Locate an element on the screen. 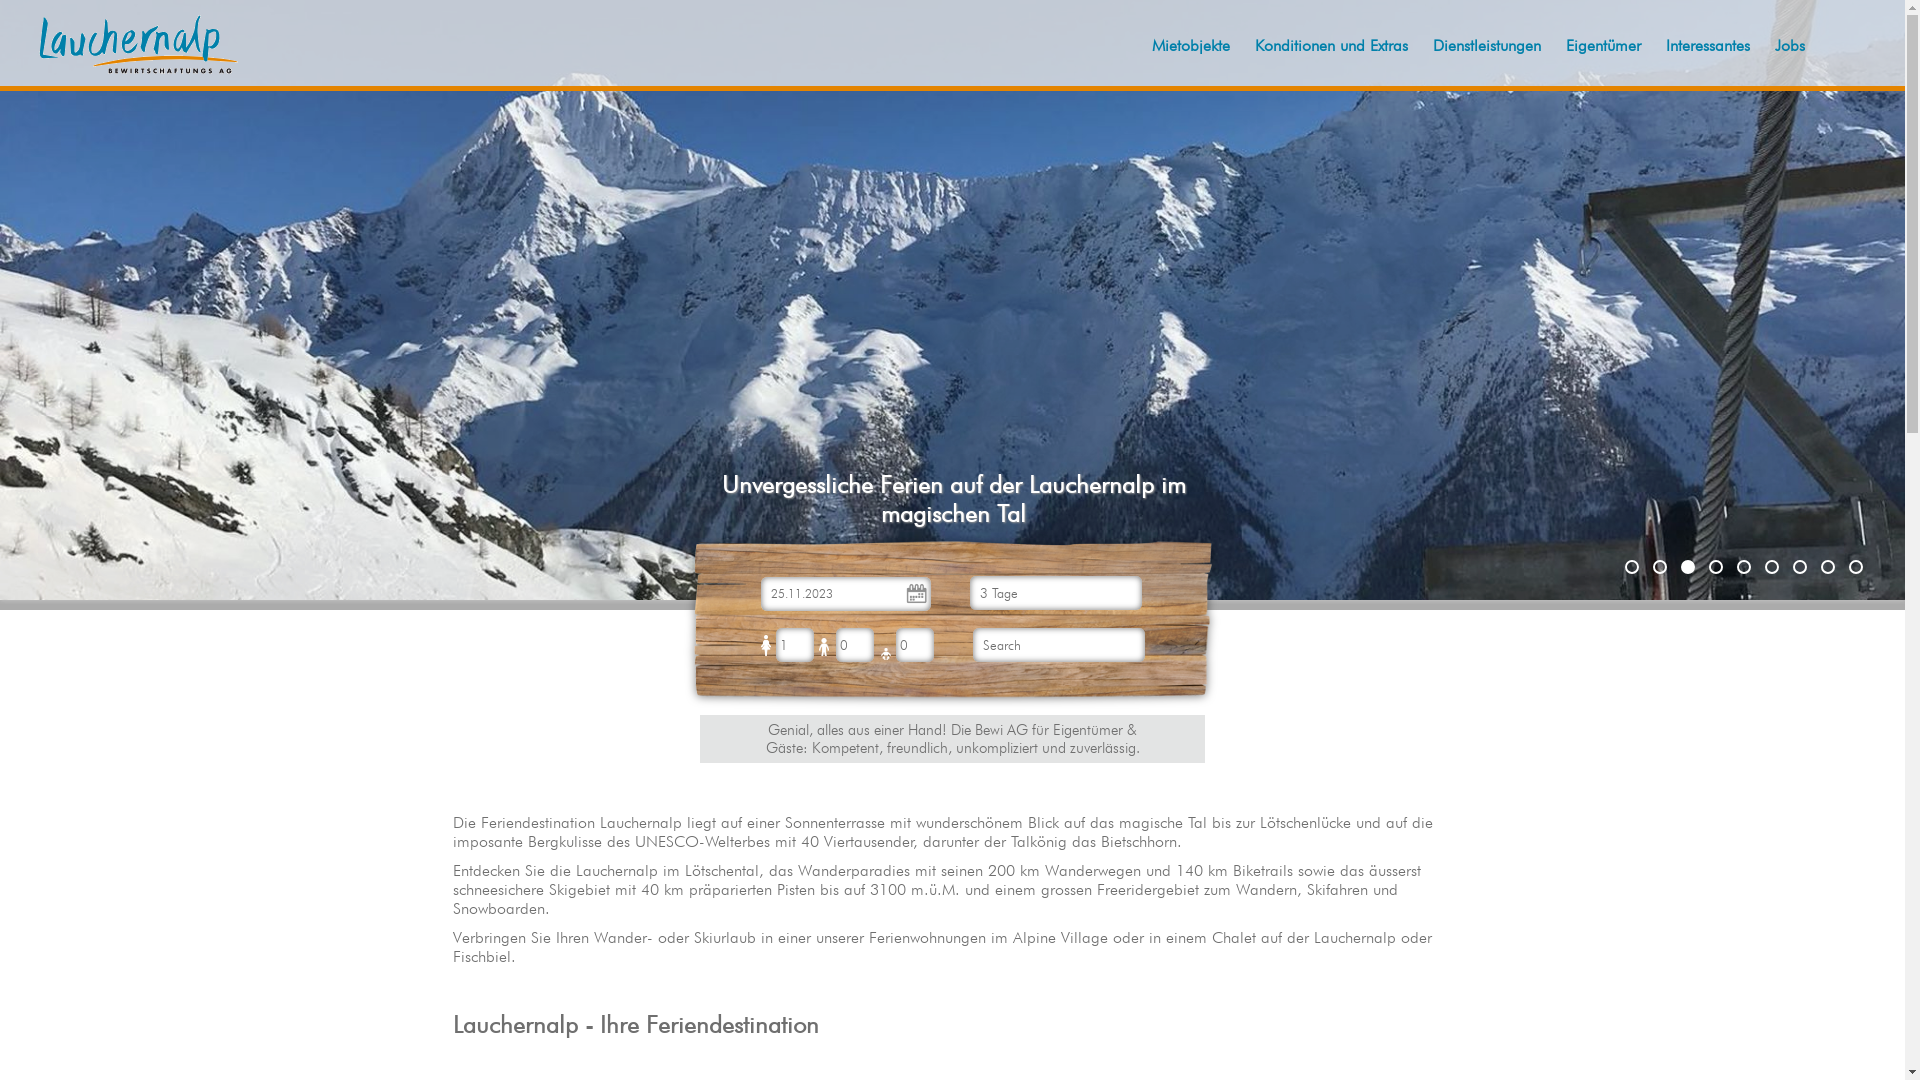  'Dienstleistungen' is located at coordinates (1487, 45).